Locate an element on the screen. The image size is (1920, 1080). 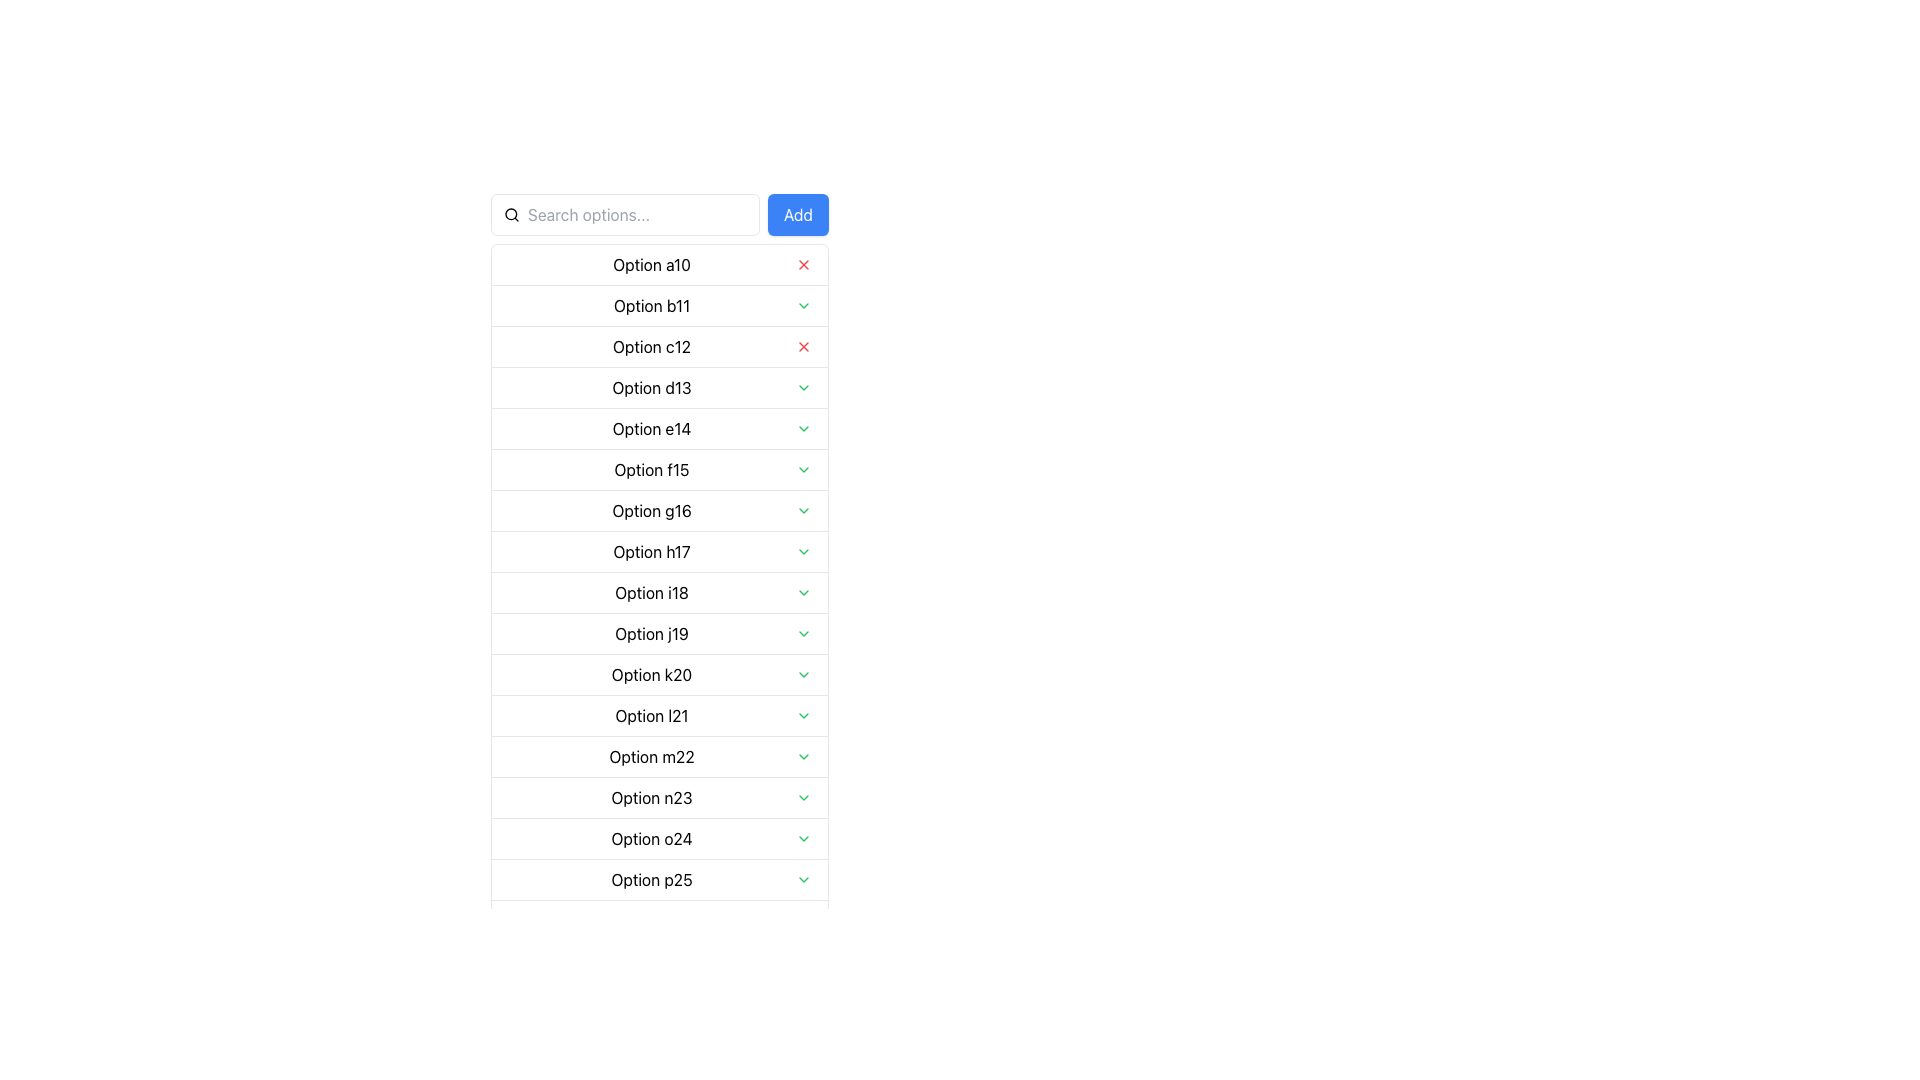
the List Item displaying 'Option p25' with a green chevron icon, which is the 16th row in the vertical list of options is located at coordinates (660, 878).